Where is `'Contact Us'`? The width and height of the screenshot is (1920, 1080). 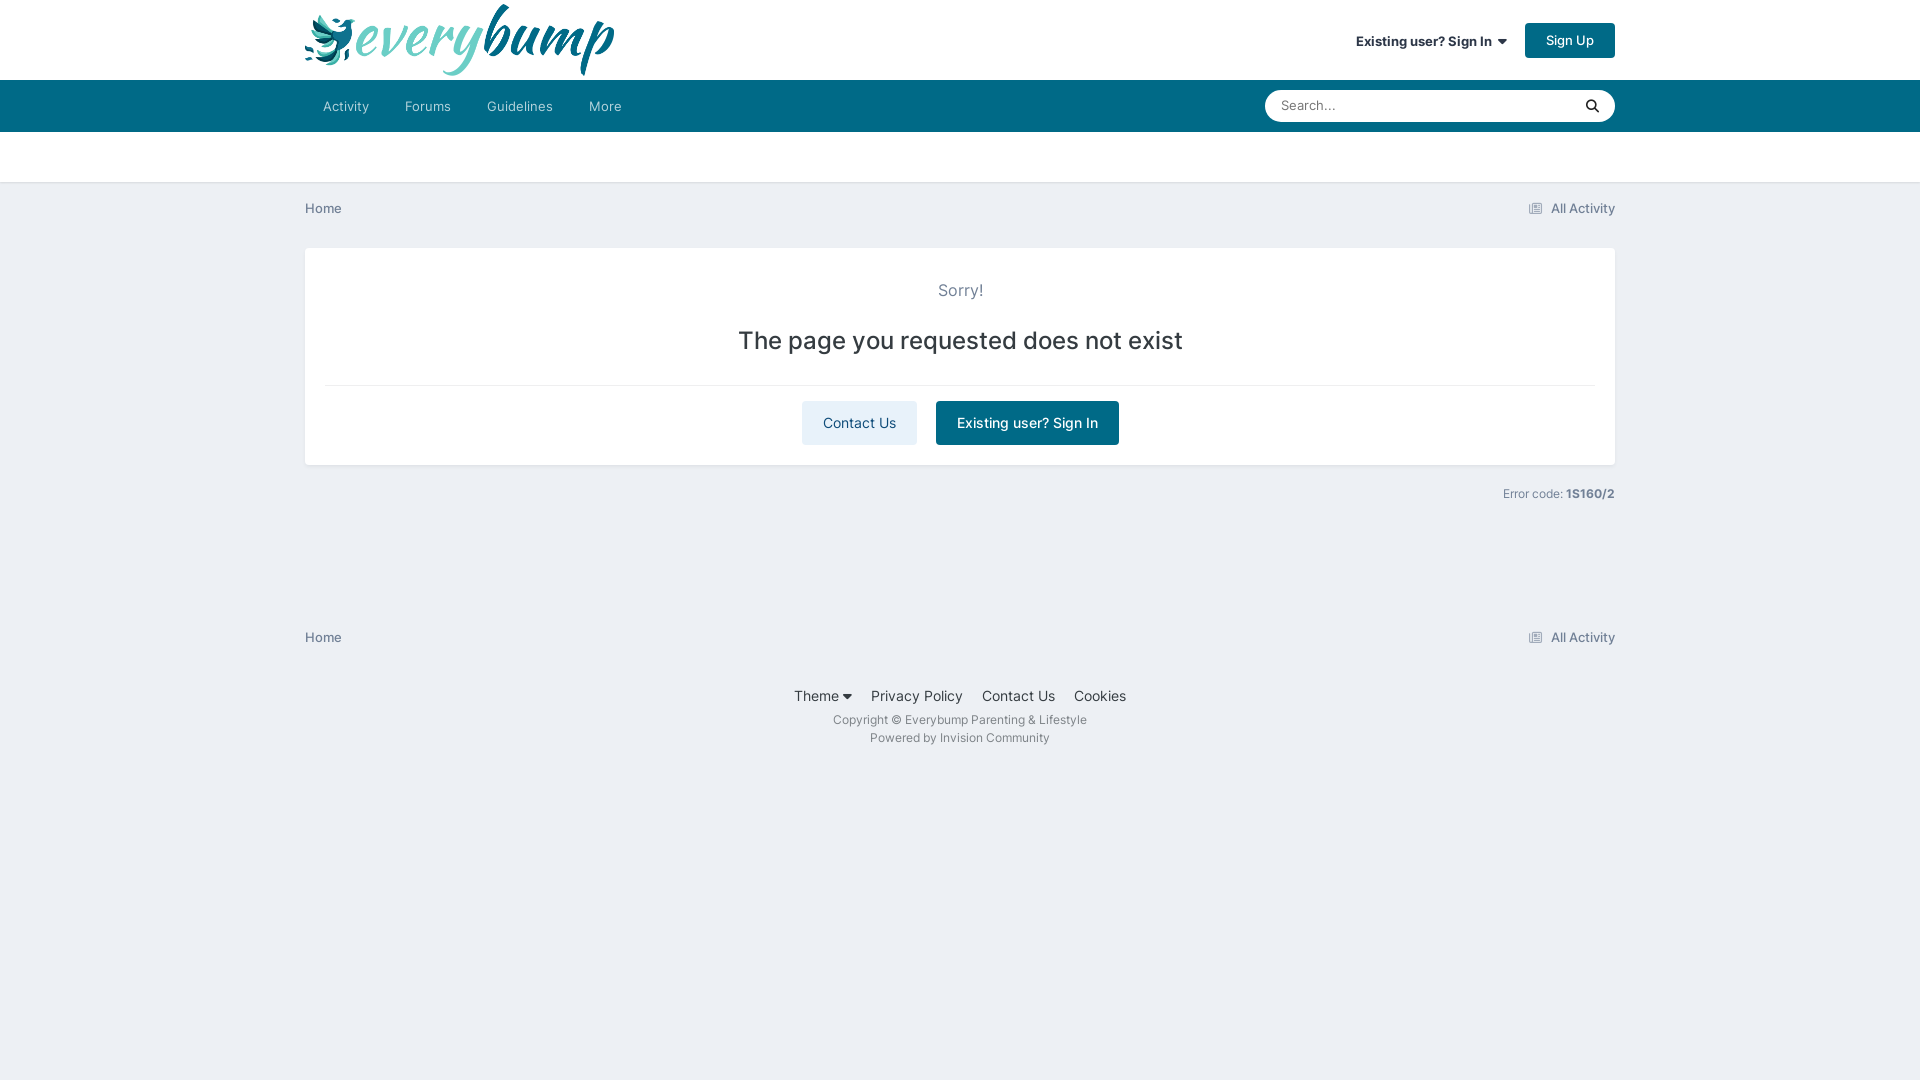
'Contact Us' is located at coordinates (859, 422).